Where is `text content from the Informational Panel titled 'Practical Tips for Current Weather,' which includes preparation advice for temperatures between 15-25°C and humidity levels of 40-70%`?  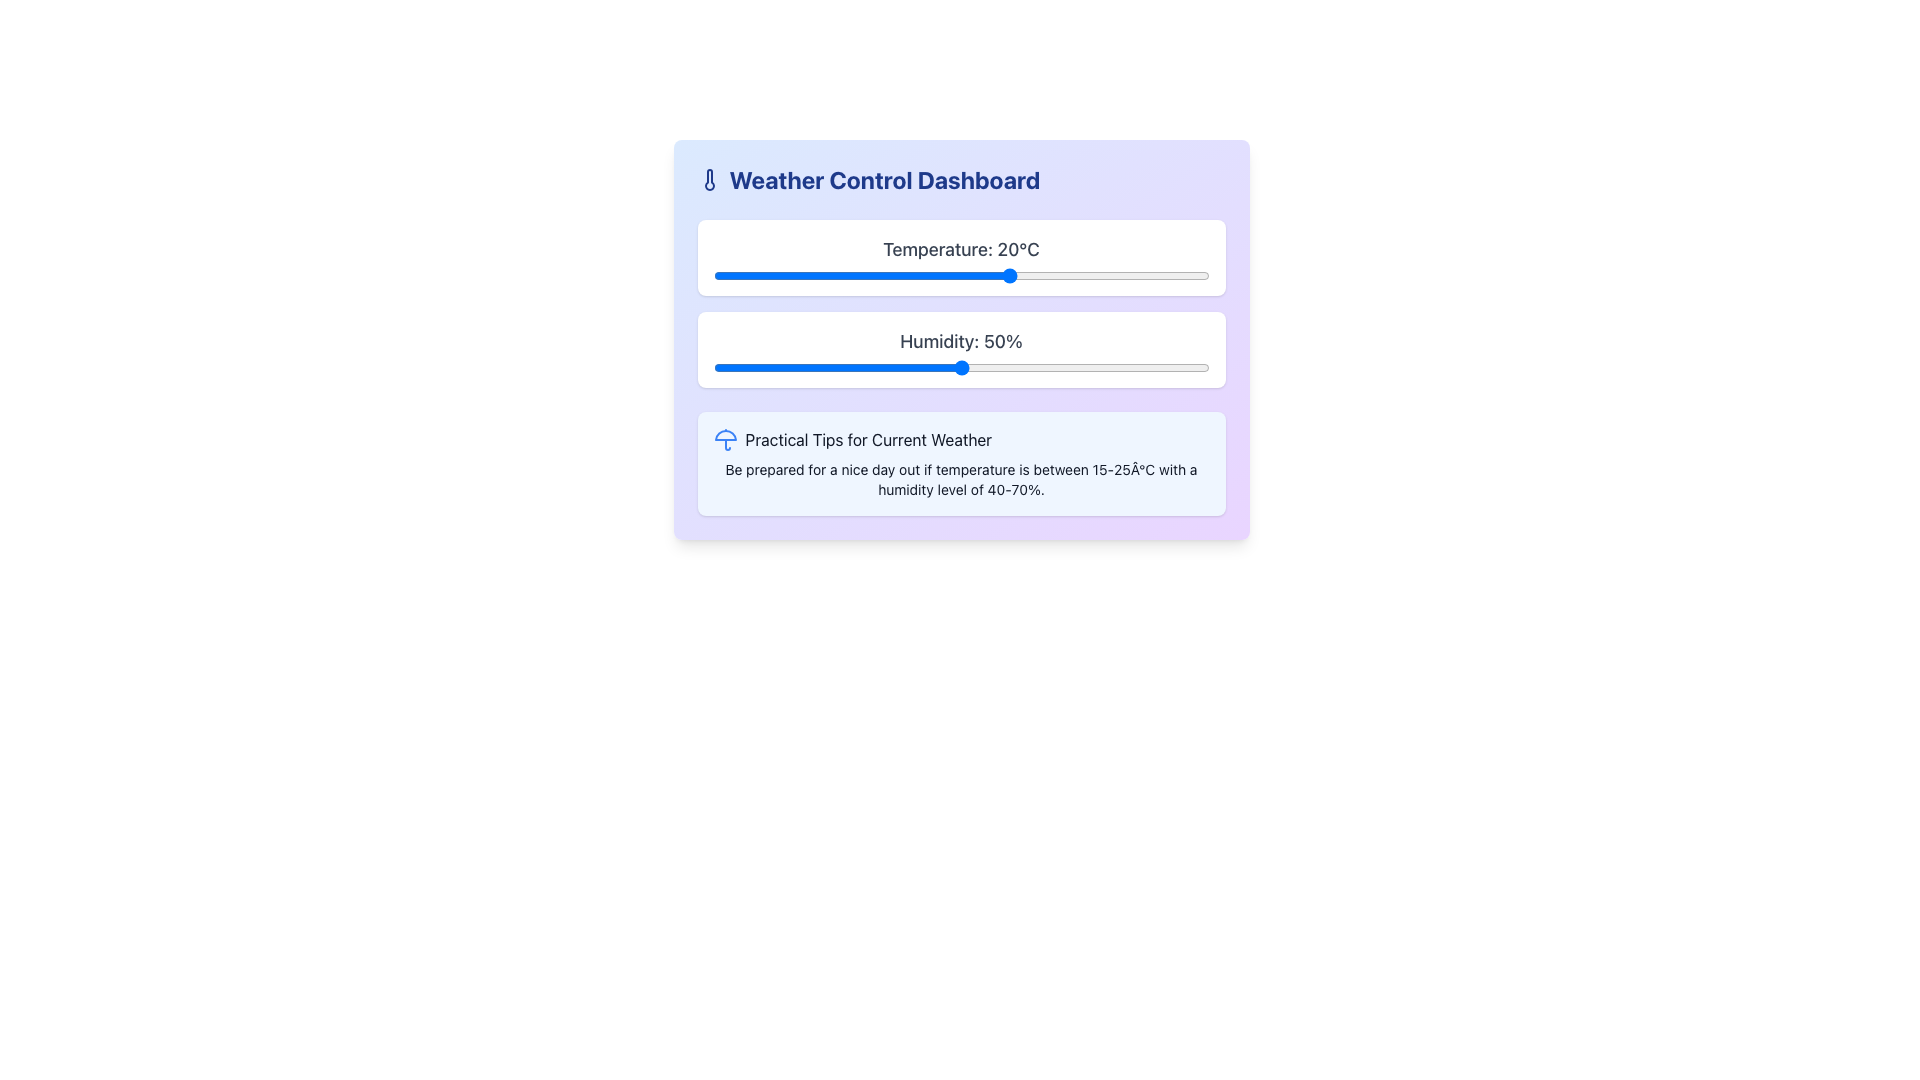 text content from the Informational Panel titled 'Practical Tips for Current Weather,' which includes preparation advice for temperatures between 15-25°C and humidity levels of 40-70% is located at coordinates (961, 463).